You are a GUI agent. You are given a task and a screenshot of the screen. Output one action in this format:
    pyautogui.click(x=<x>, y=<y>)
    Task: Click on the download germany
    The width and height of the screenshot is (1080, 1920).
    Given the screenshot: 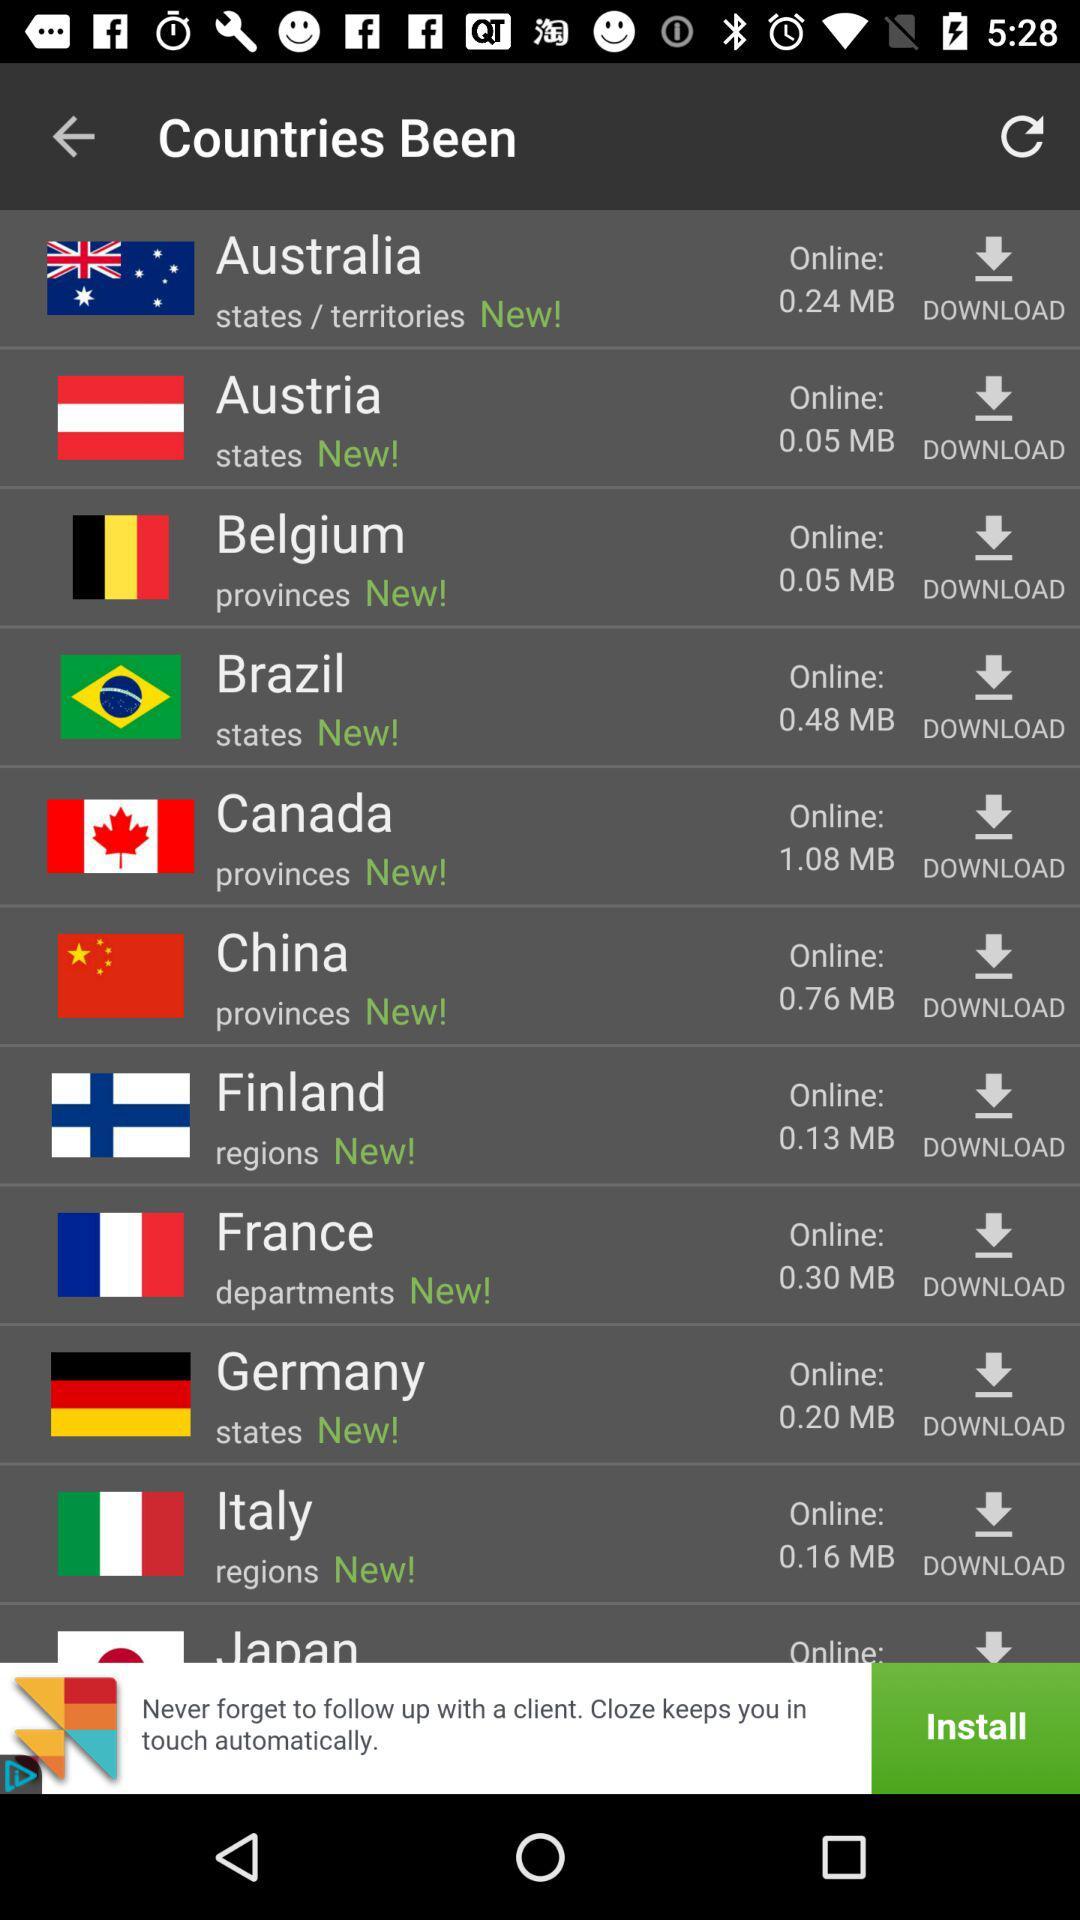 What is the action you would take?
    pyautogui.click(x=993, y=1375)
    